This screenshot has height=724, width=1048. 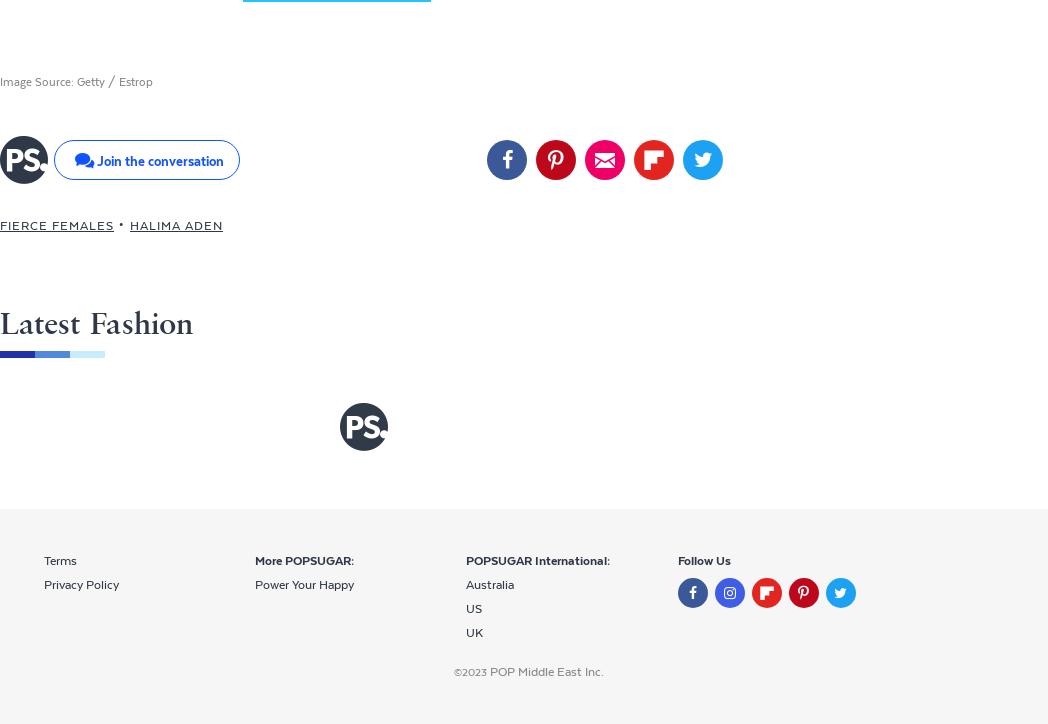 I want to click on 'Latest Fashion', so click(x=95, y=322).